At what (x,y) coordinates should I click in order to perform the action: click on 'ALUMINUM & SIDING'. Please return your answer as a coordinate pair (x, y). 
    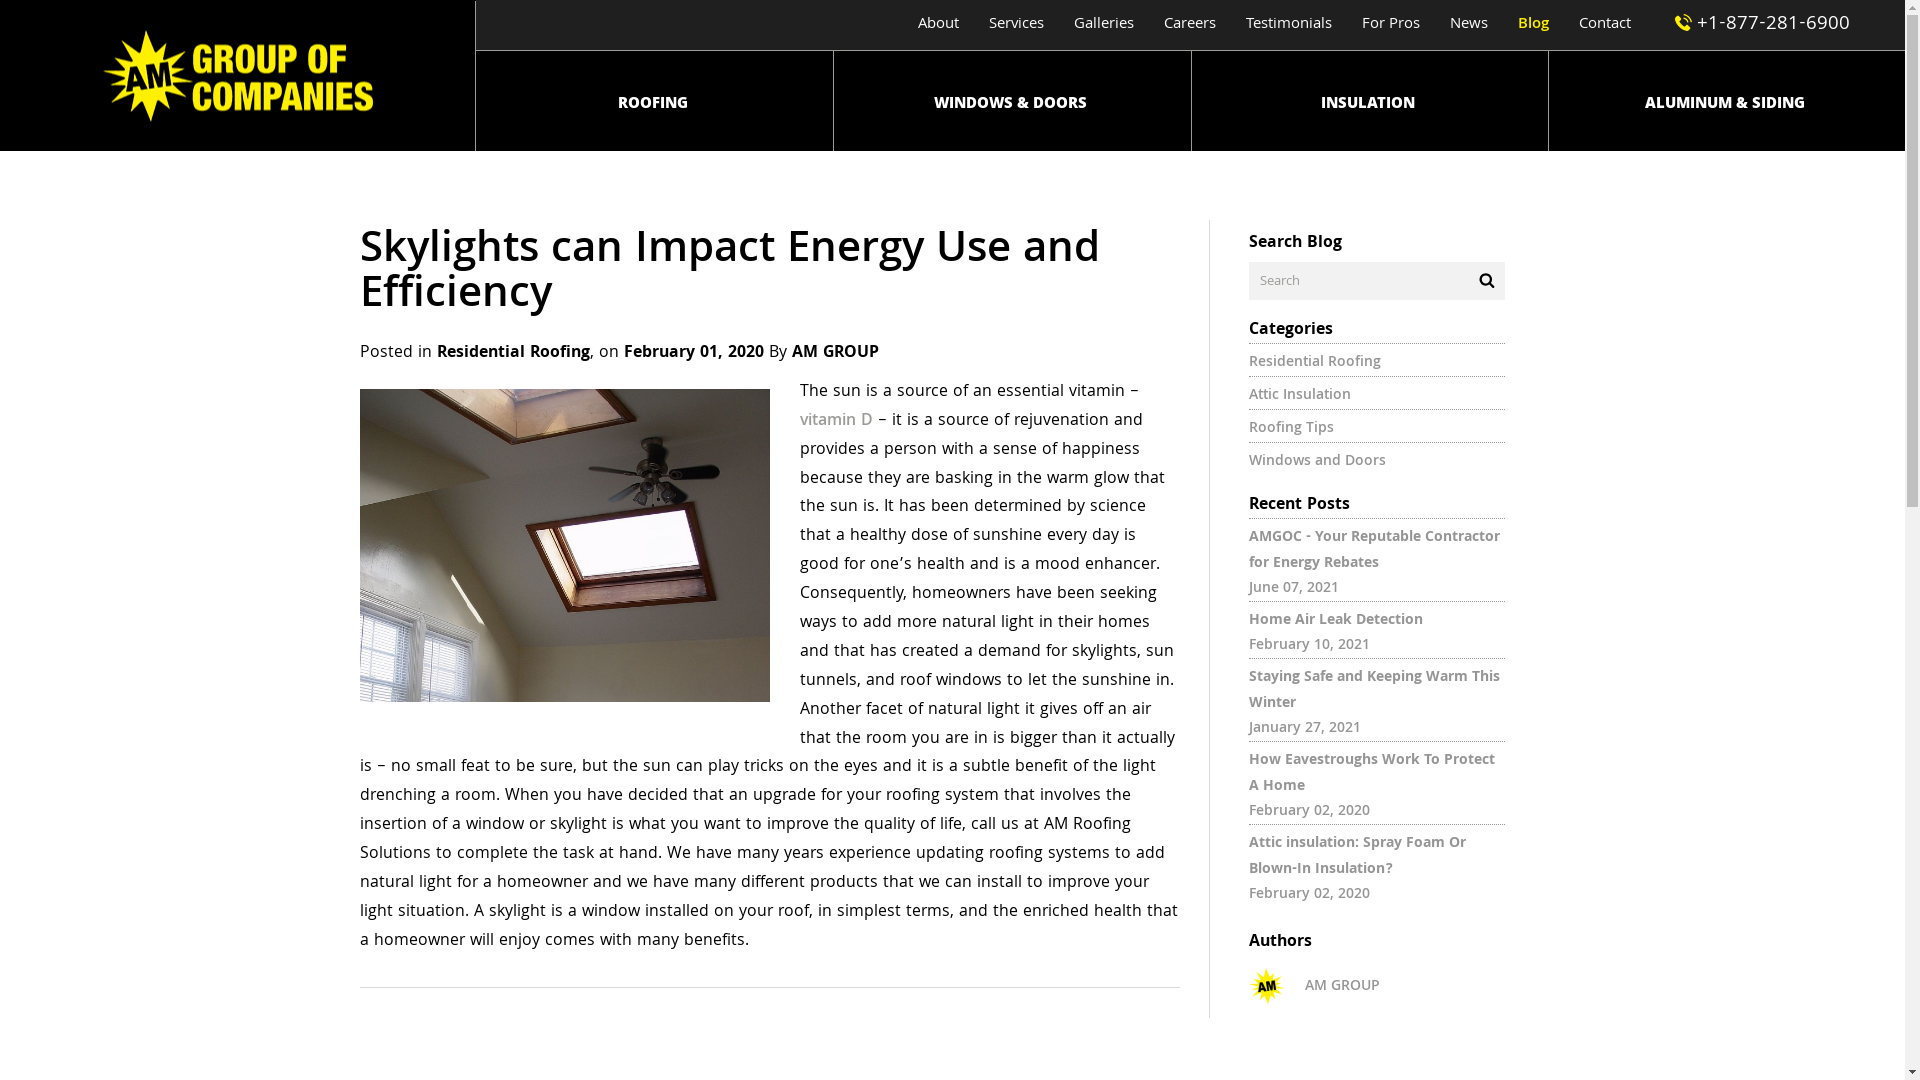
    Looking at the image, I should click on (1723, 100).